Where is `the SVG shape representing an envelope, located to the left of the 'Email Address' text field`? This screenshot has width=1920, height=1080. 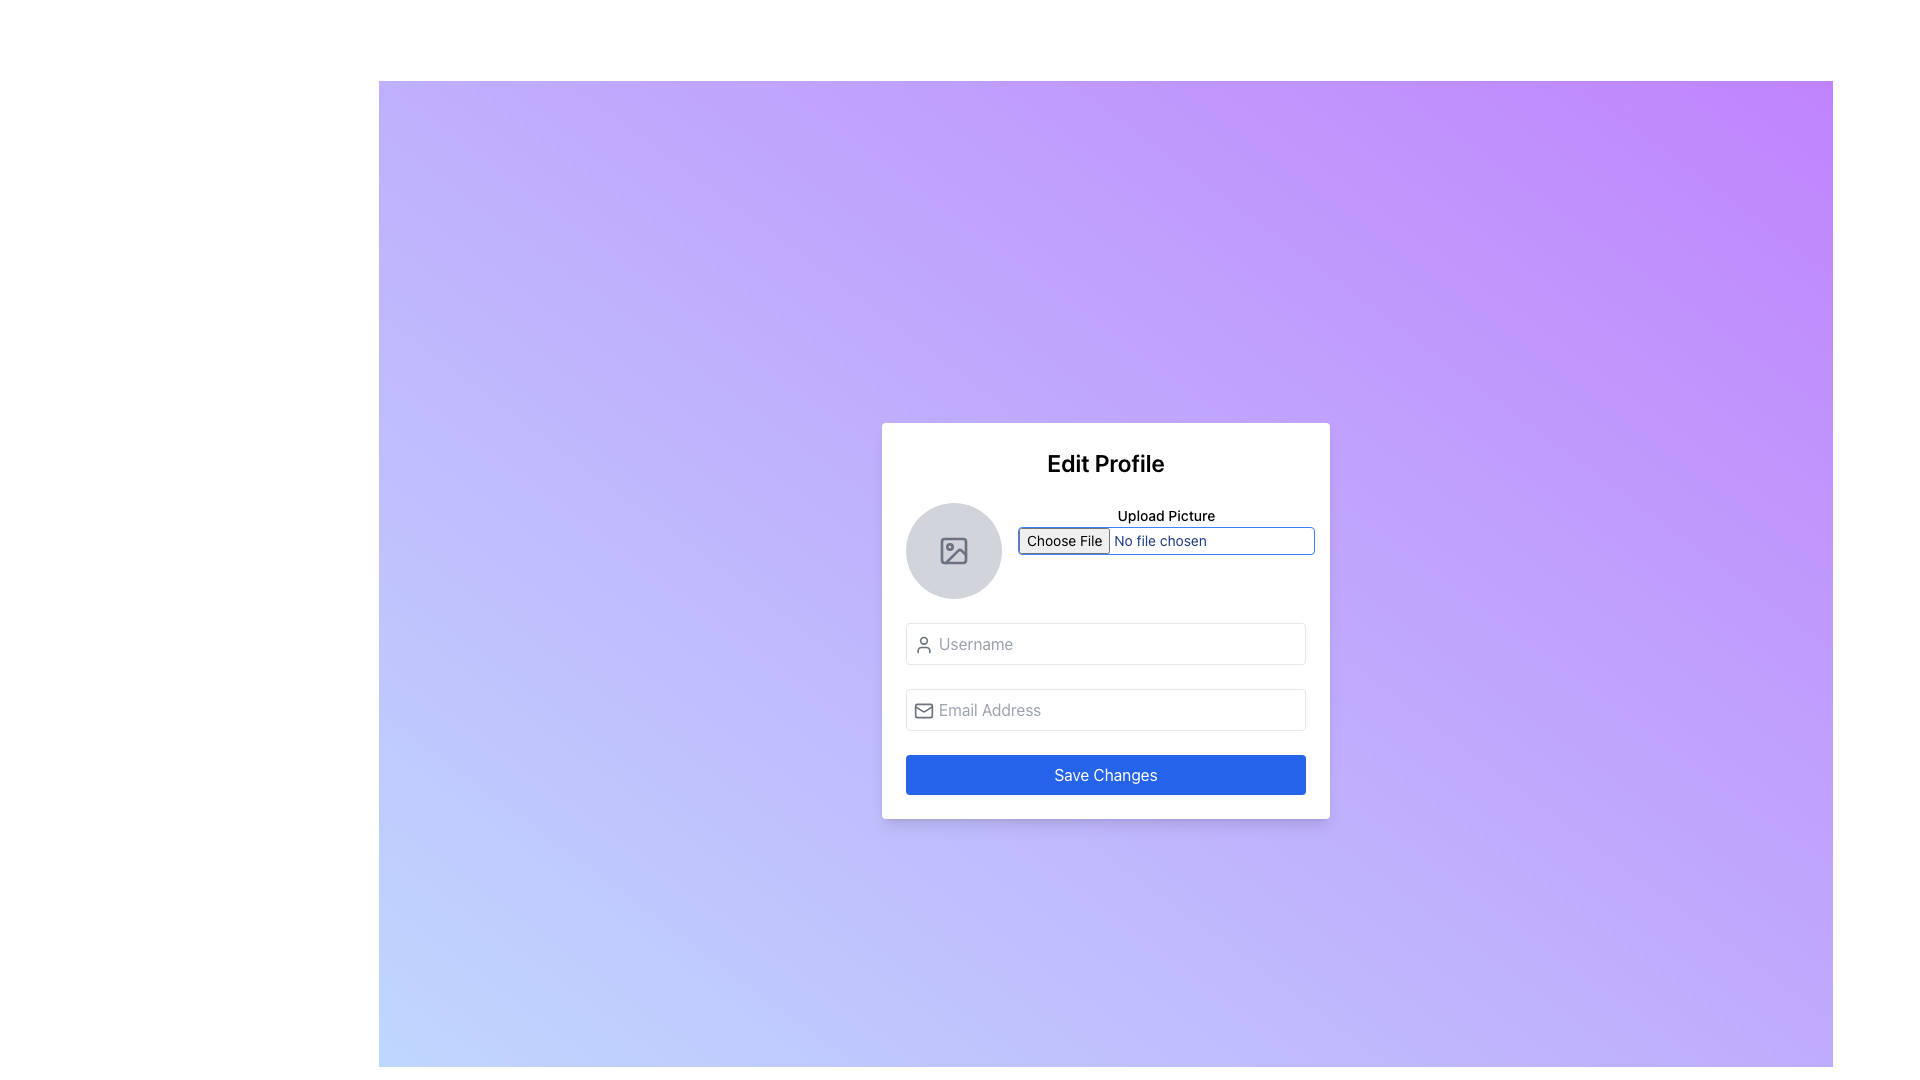 the SVG shape representing an envelope, located to the left of the 'Email Address' text field is located at coordinates (923, 709).